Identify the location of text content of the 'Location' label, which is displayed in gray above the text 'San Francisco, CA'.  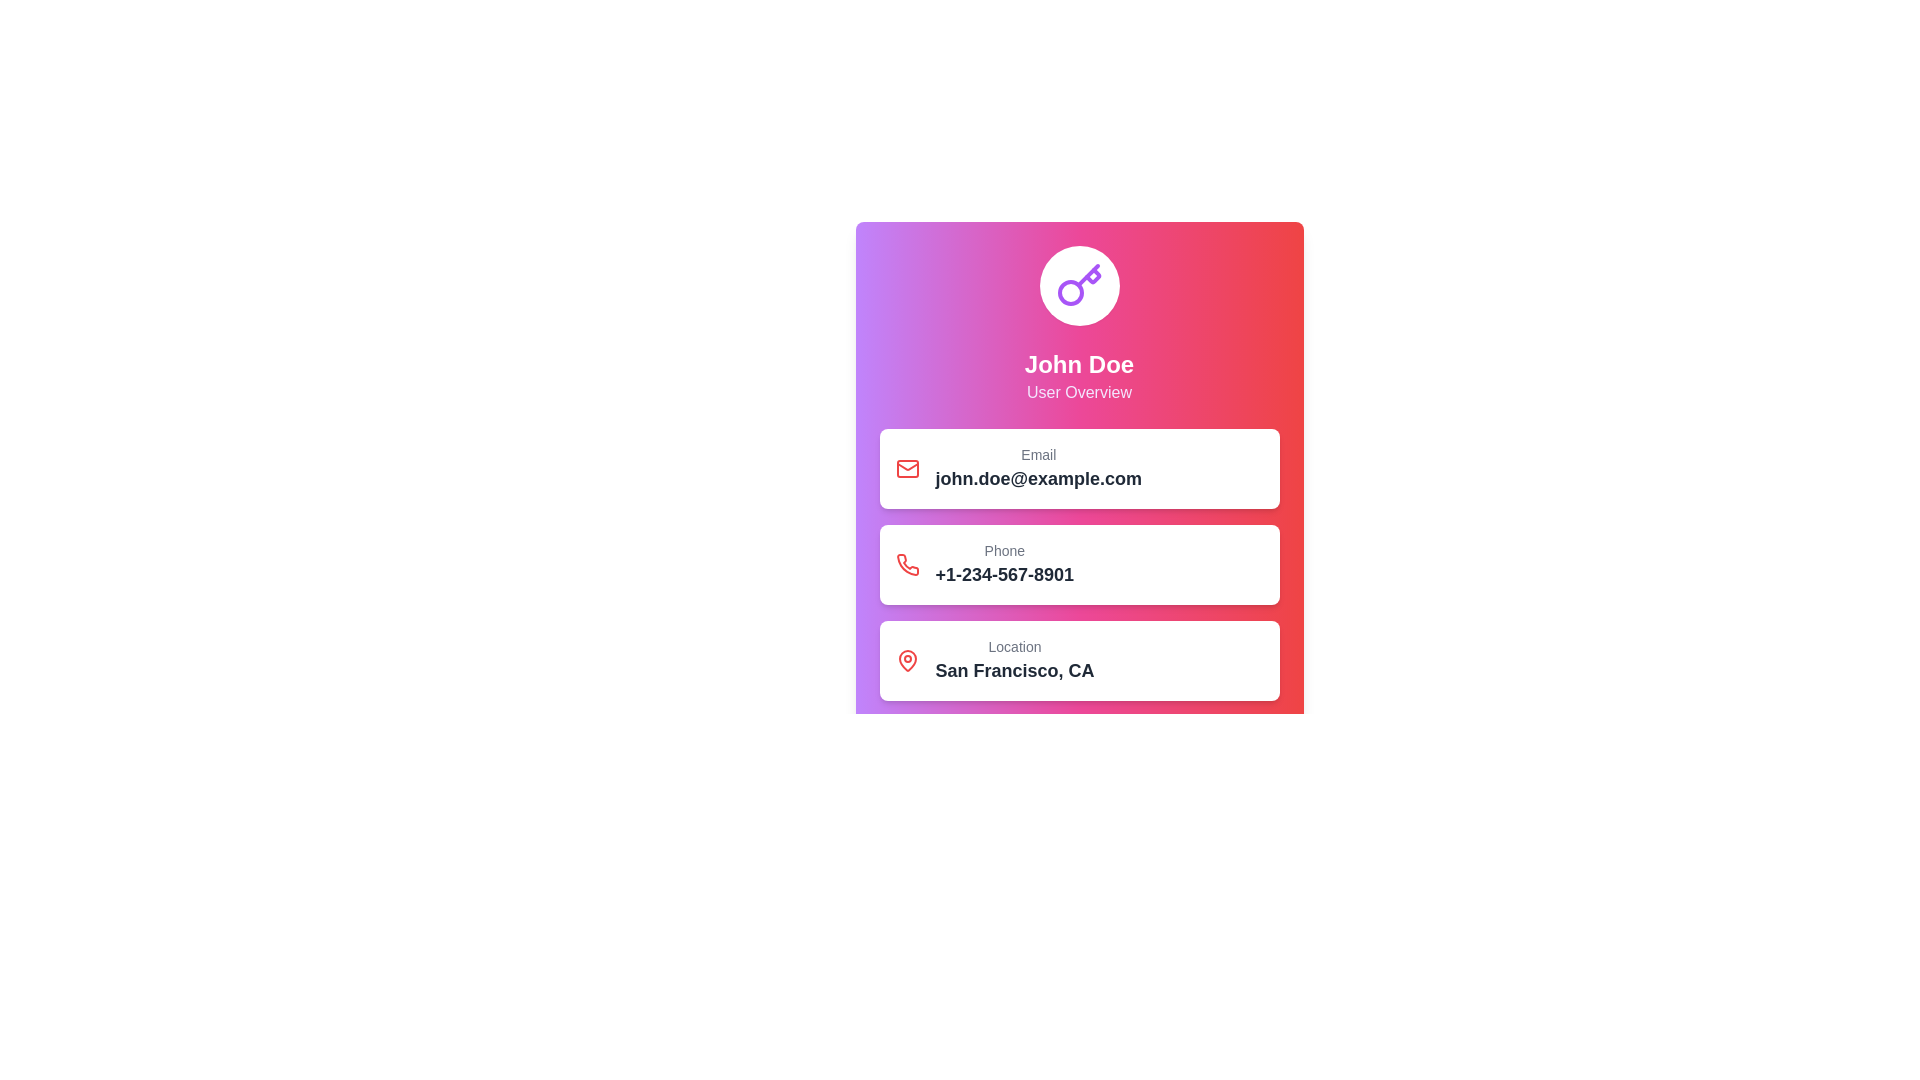
(1015, 647).